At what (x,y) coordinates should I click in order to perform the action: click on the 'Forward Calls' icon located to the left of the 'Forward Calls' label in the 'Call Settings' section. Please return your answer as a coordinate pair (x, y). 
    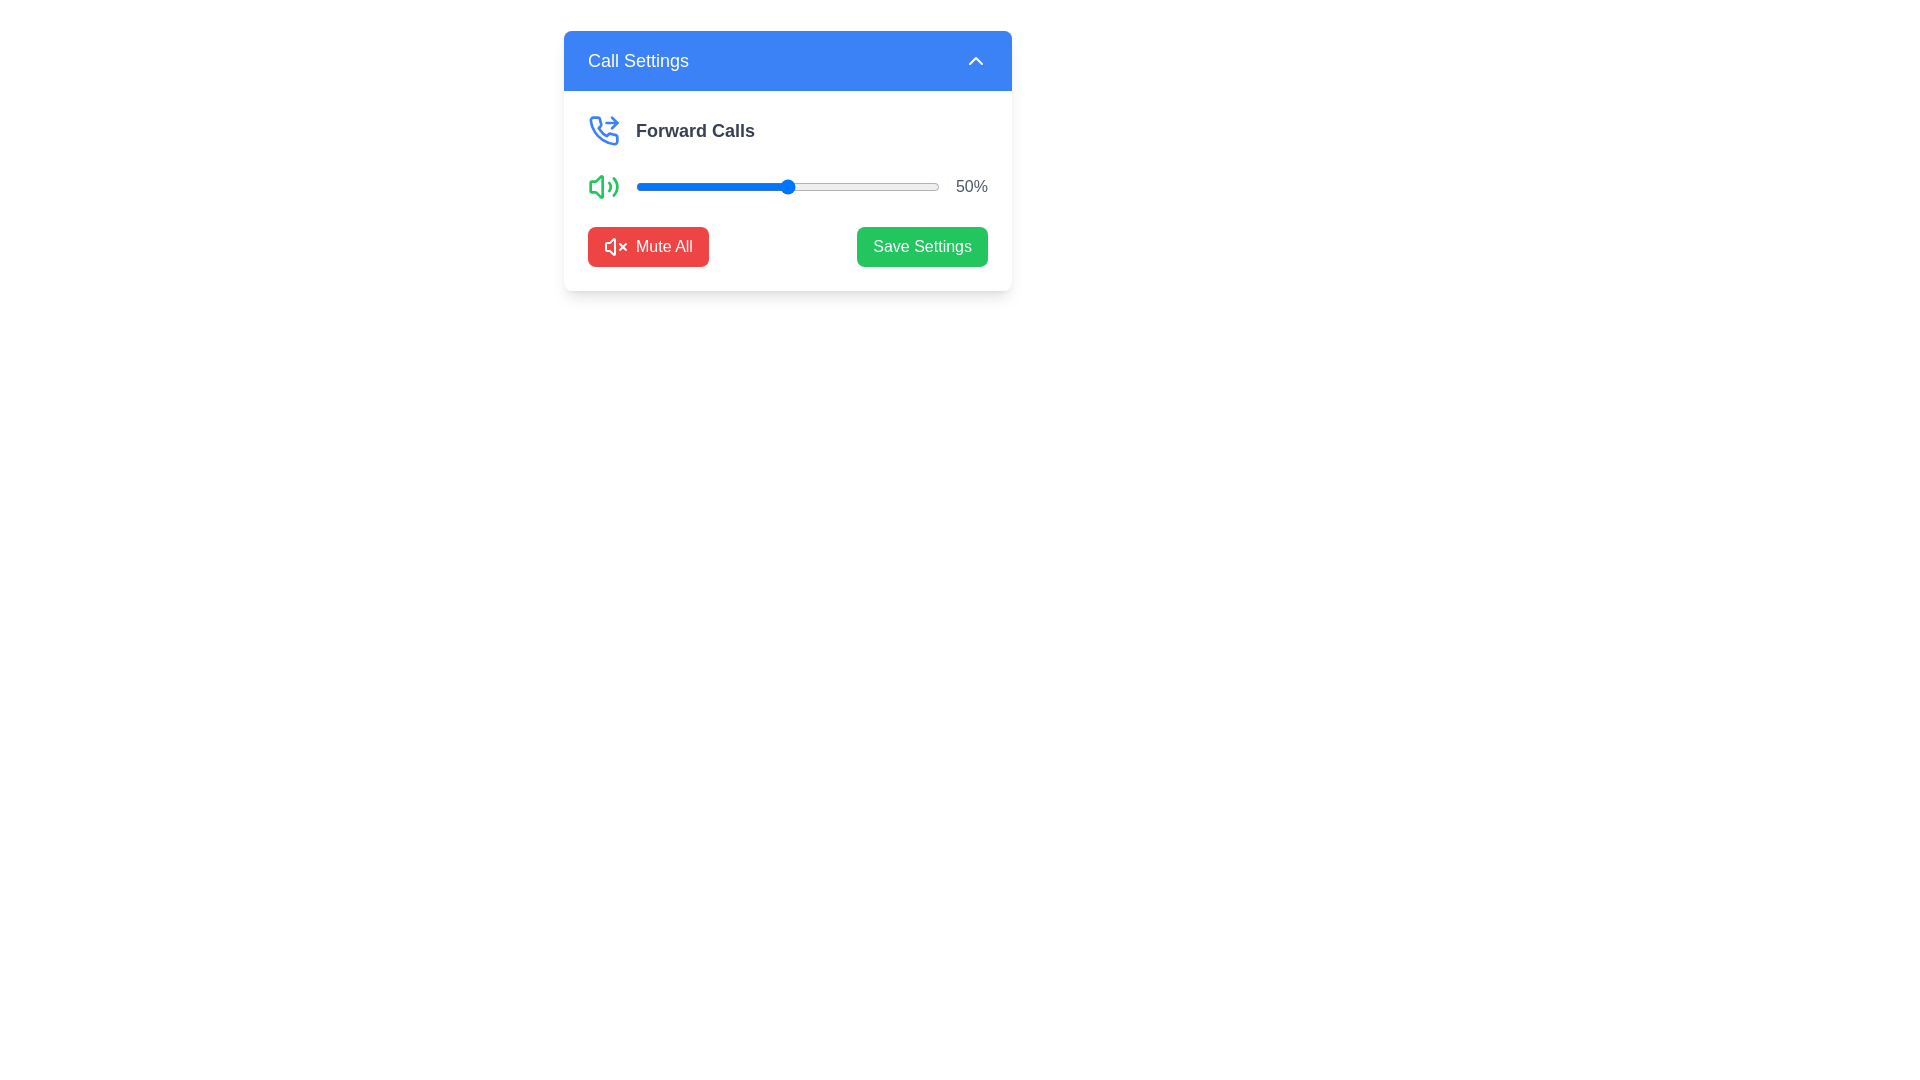
    Looking at the image, I should click on (603, 131).